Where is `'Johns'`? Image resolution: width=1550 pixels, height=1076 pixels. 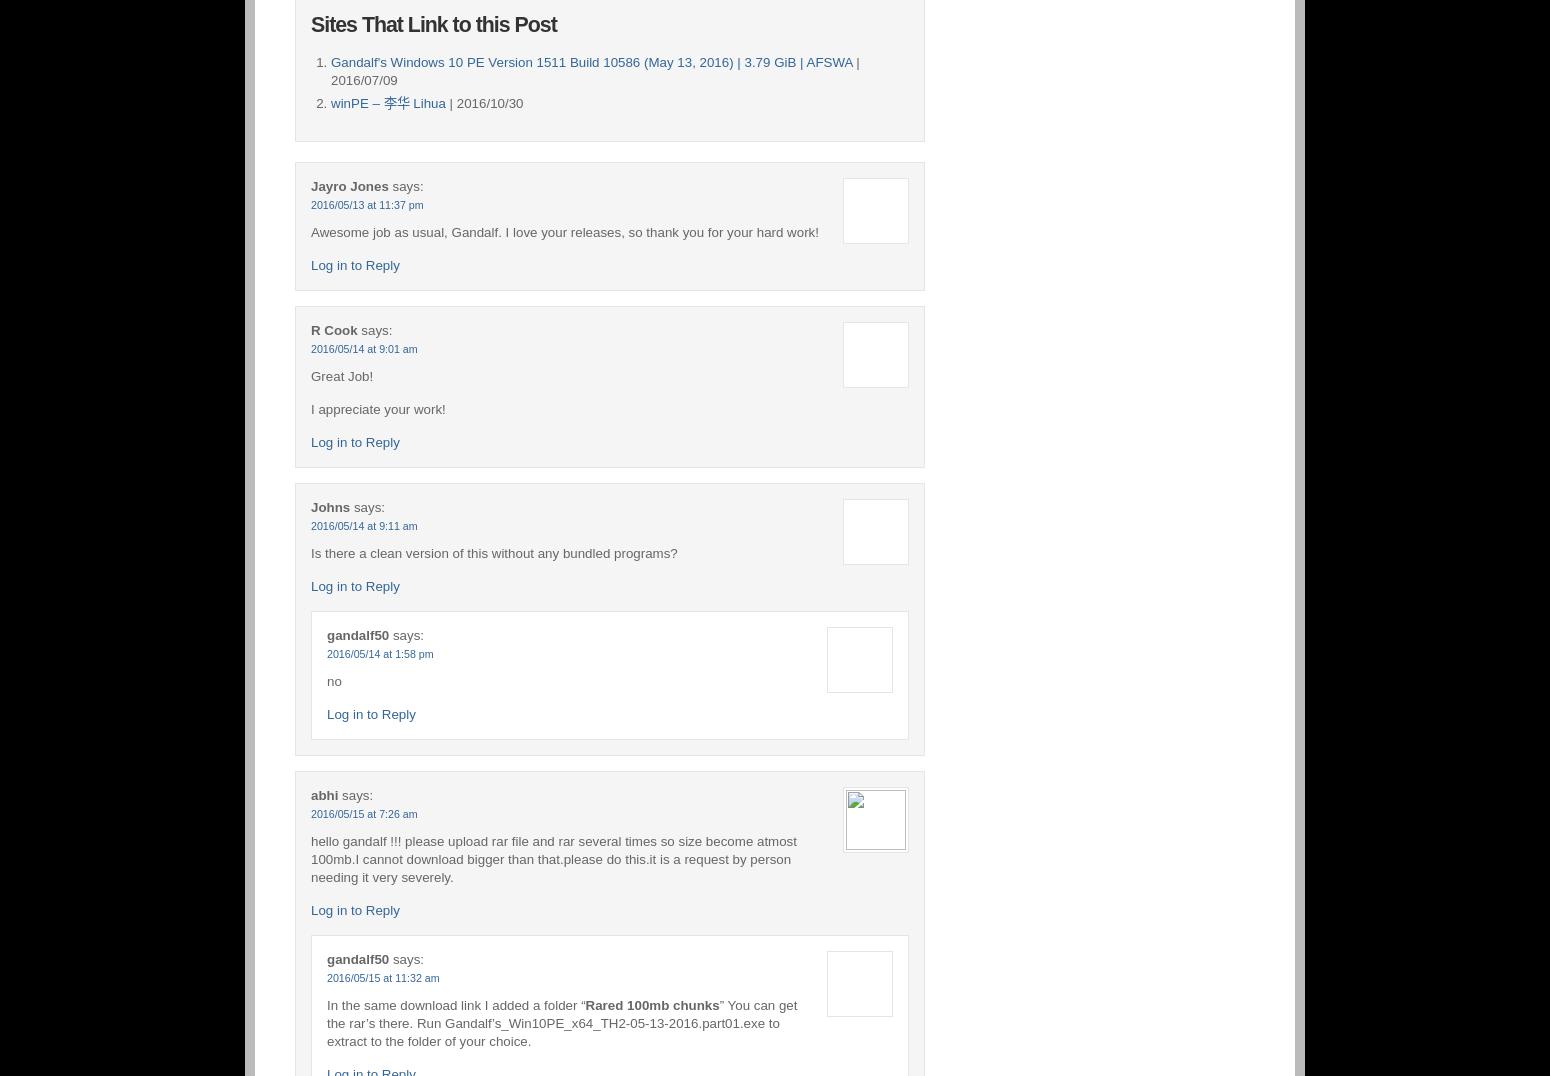 'Johns' is located at coordinates (310, 506).